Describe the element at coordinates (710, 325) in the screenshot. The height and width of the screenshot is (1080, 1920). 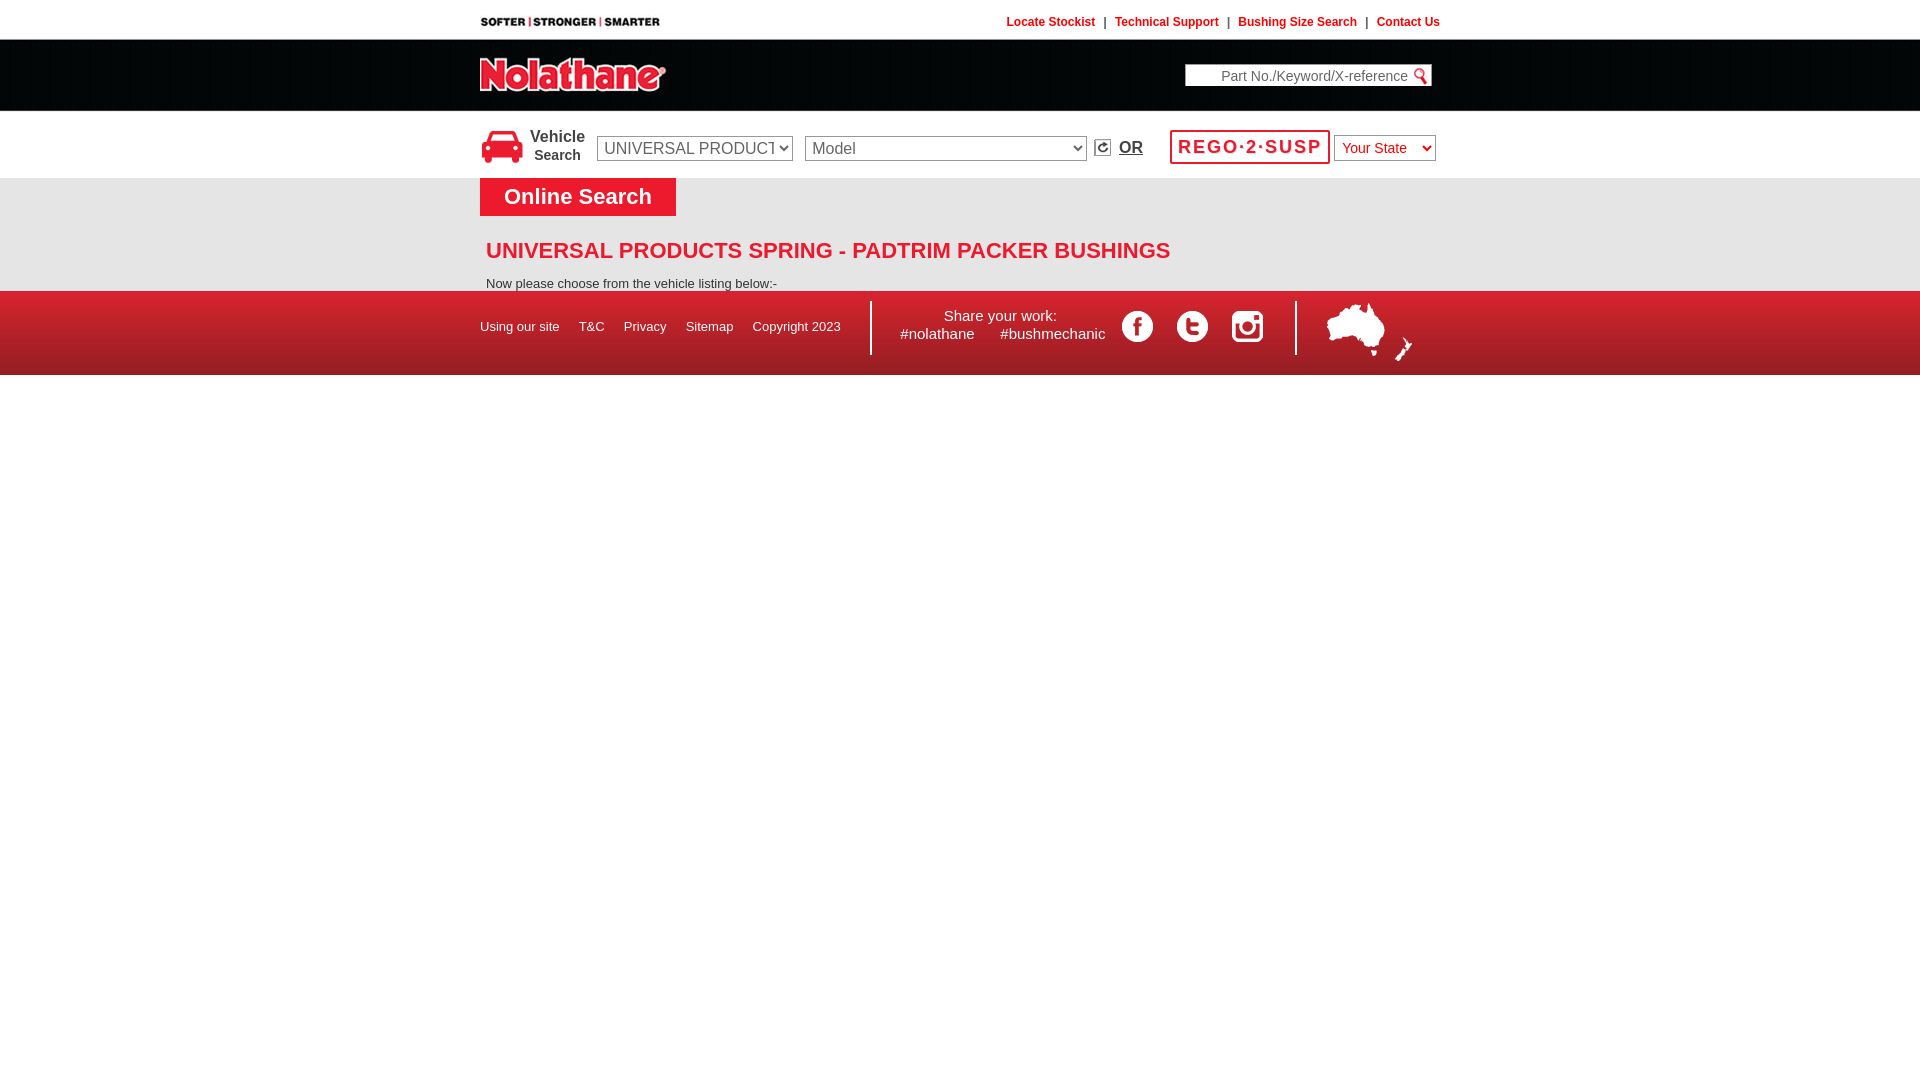
I see `'Sitemap'` at that location.